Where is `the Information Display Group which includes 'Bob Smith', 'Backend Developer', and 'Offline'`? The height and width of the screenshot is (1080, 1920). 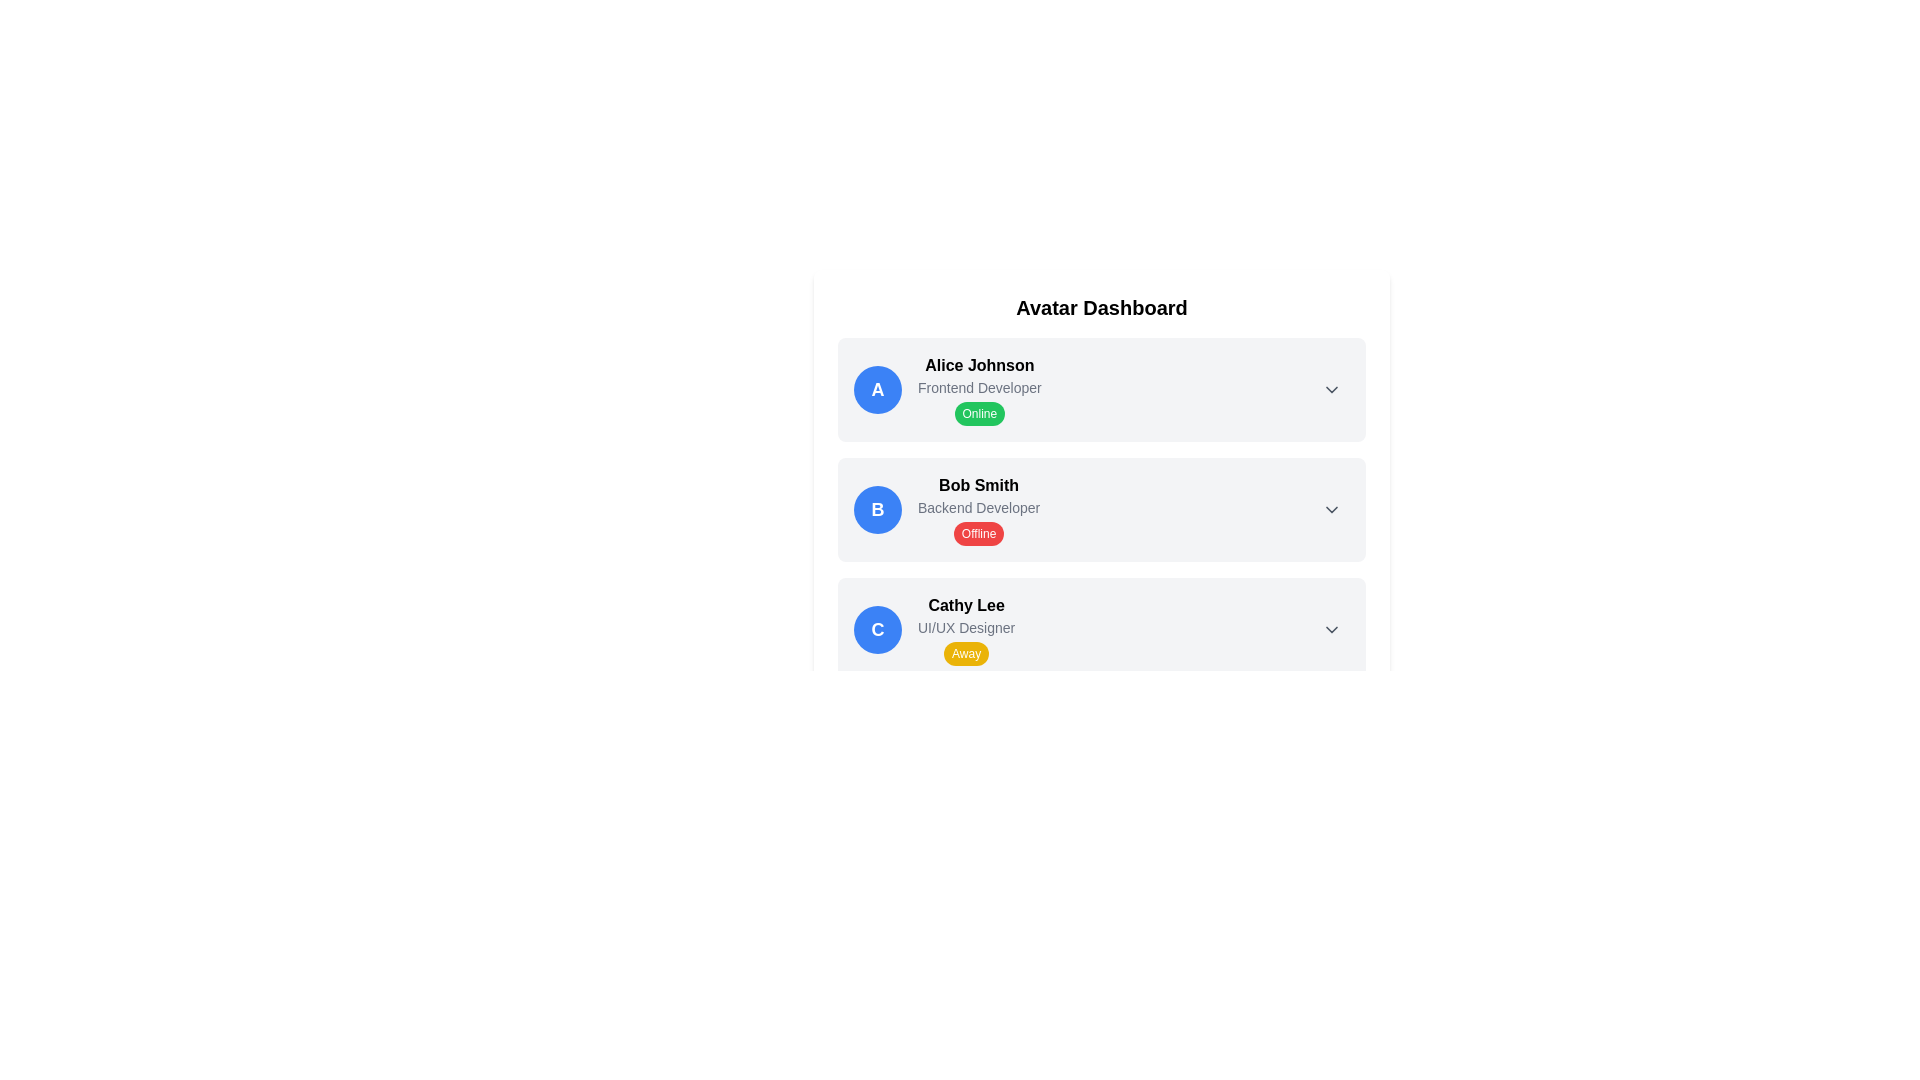 the Information Display Group which includes 'Bob Smith', 'Backend Developer', and 'Offline' is located at coordinates (979, 508).